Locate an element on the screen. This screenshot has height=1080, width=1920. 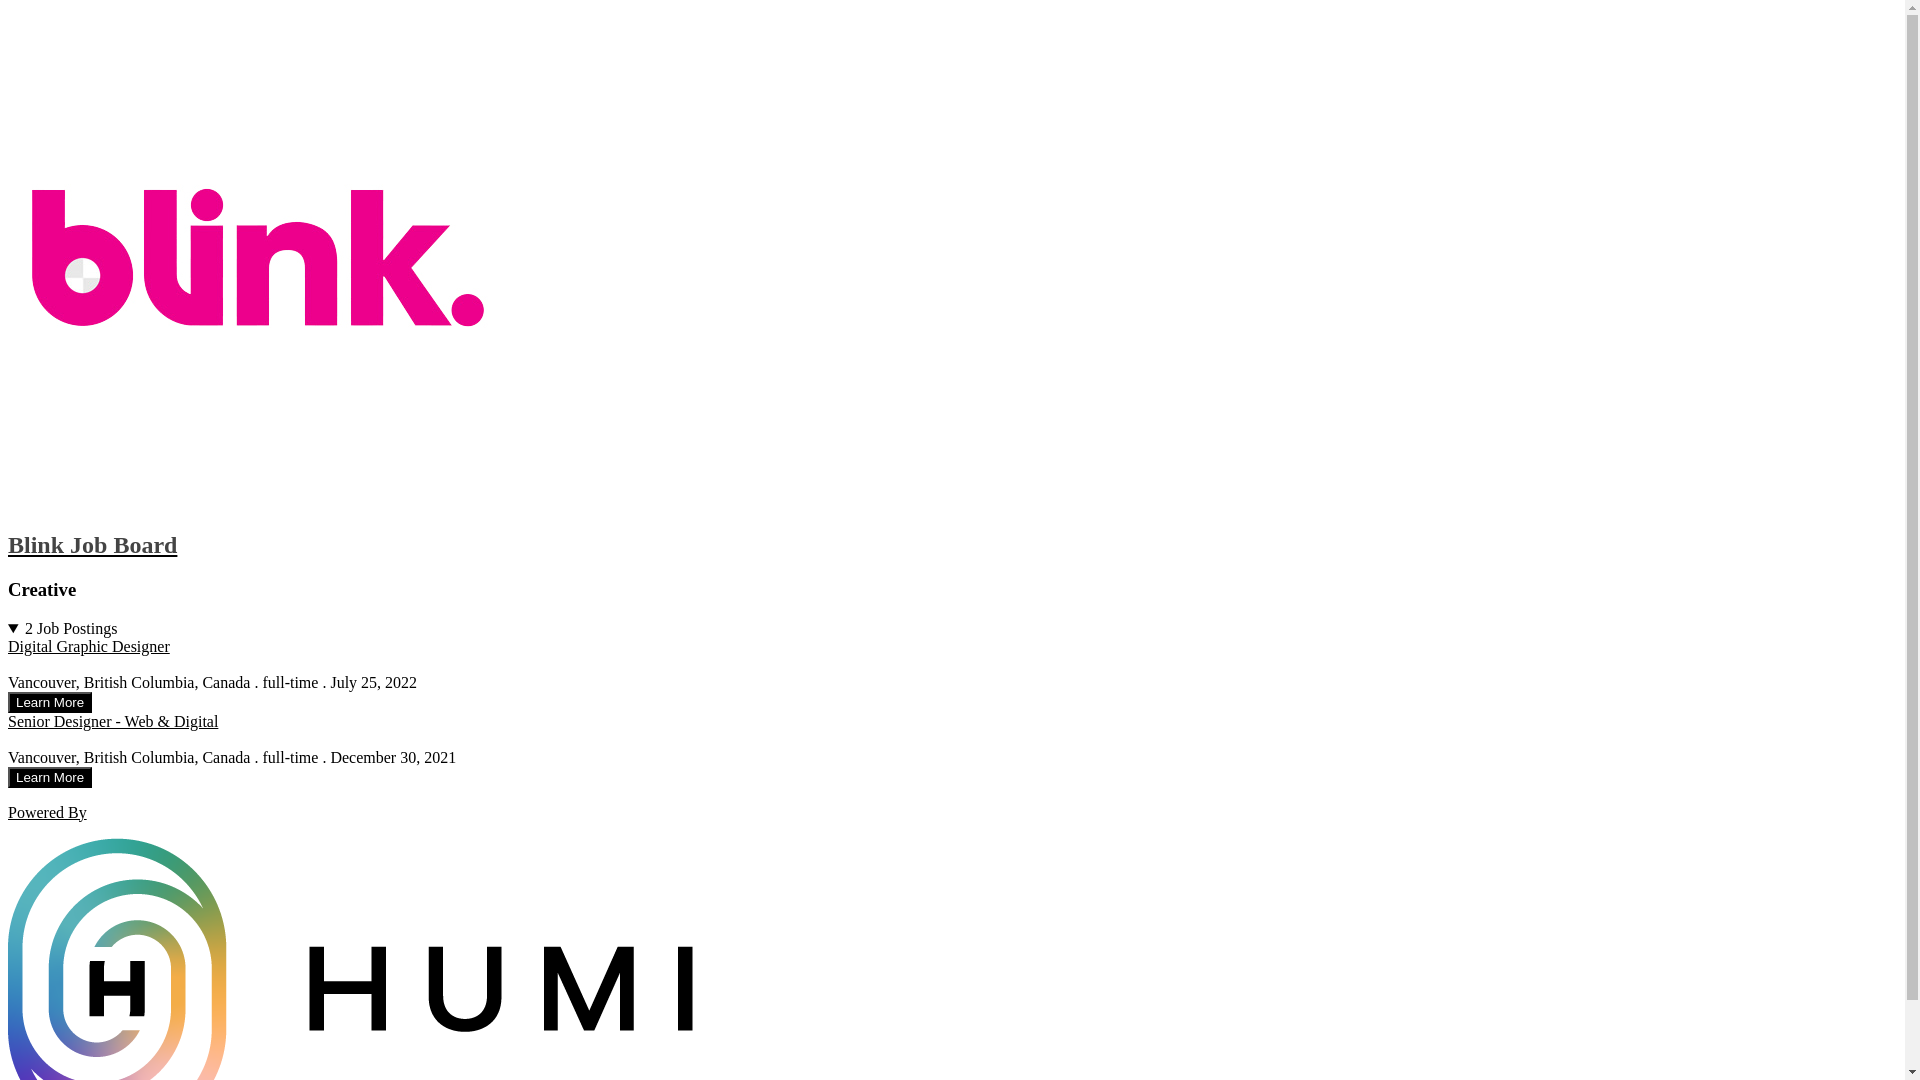
'Senior Designer - Web & Digital' is located at coordinates (112, 721).